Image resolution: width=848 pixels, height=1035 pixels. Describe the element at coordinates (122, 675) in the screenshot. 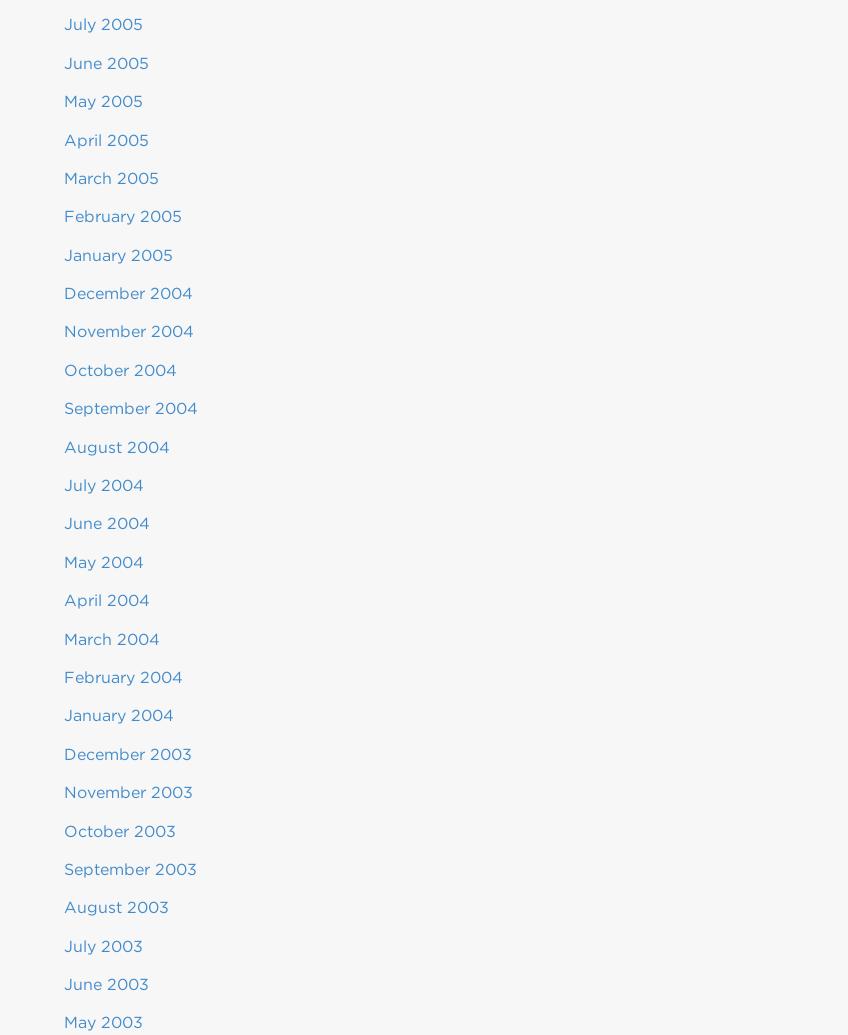

I see `'February 2004'` at that location.